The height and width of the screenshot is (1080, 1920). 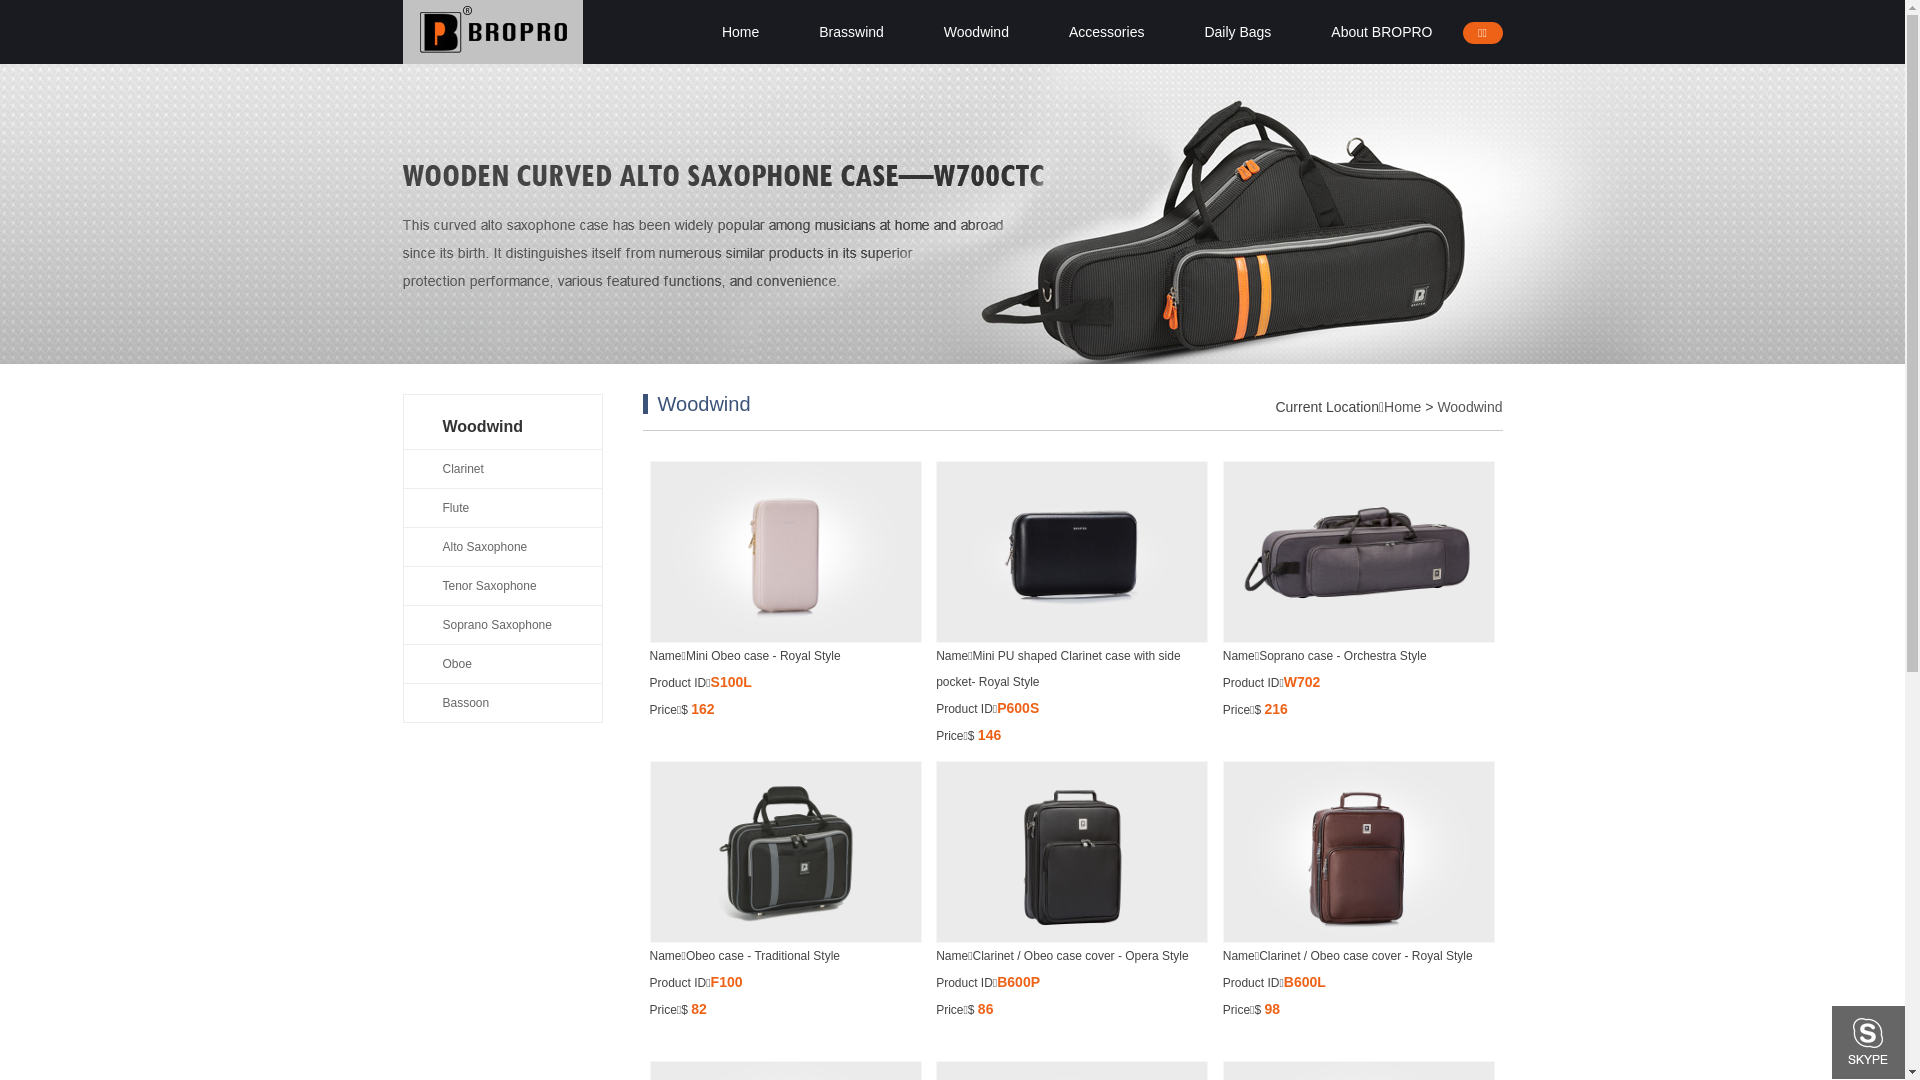 I want to click on 'About BROPRO', so click(x=1380, y=31).